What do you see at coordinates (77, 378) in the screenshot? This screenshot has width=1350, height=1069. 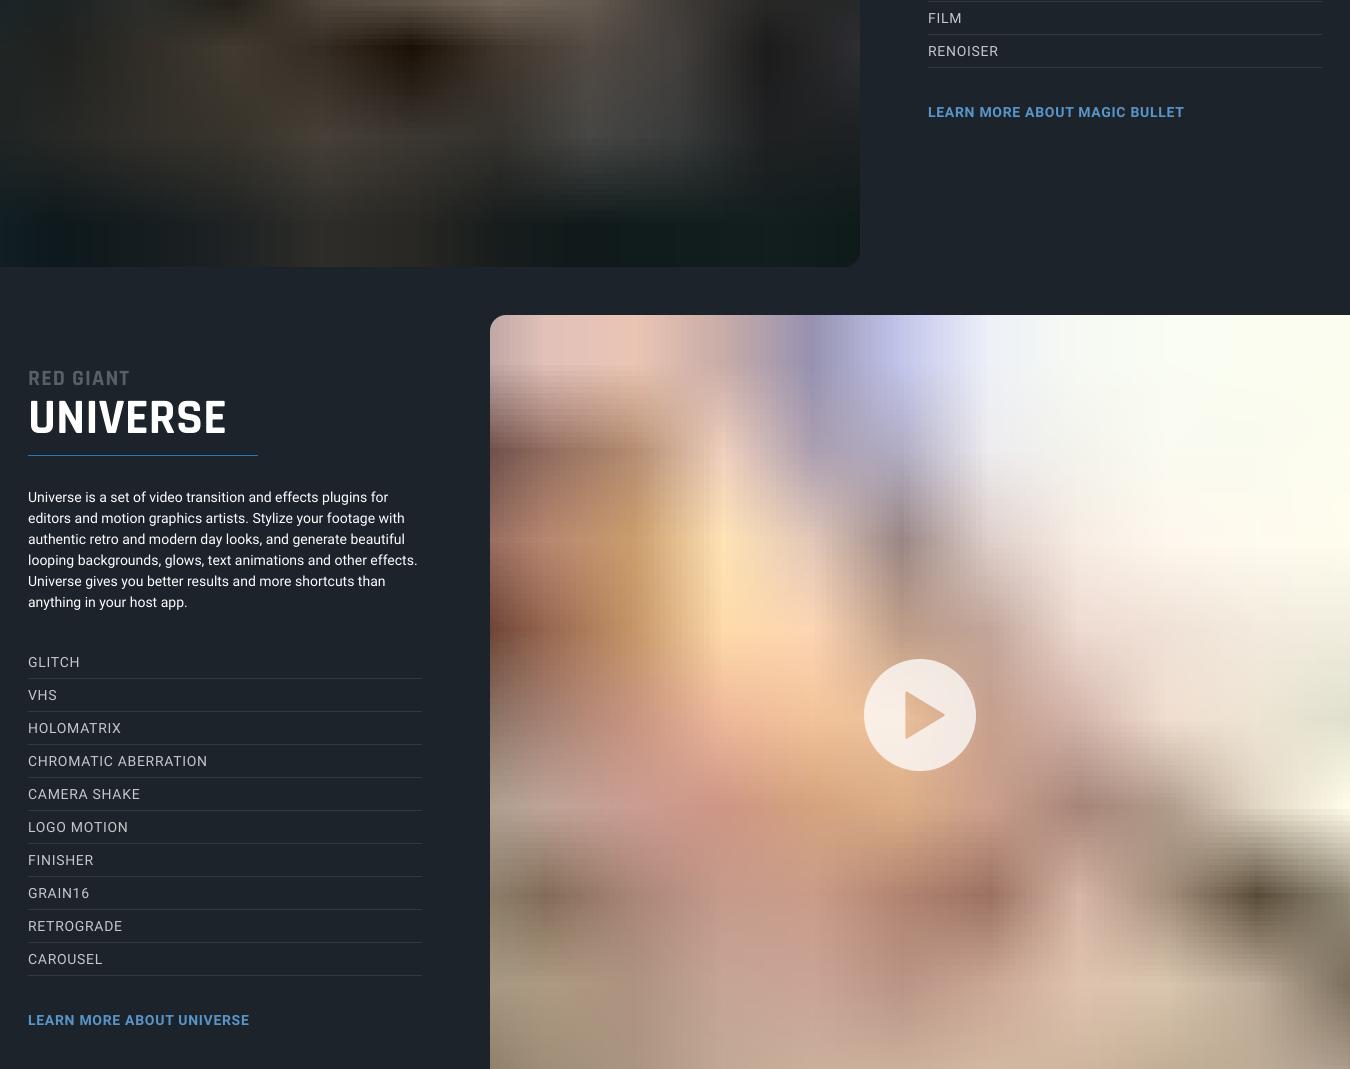 I see `'Red Giant'` at bounding box center [77, 378].